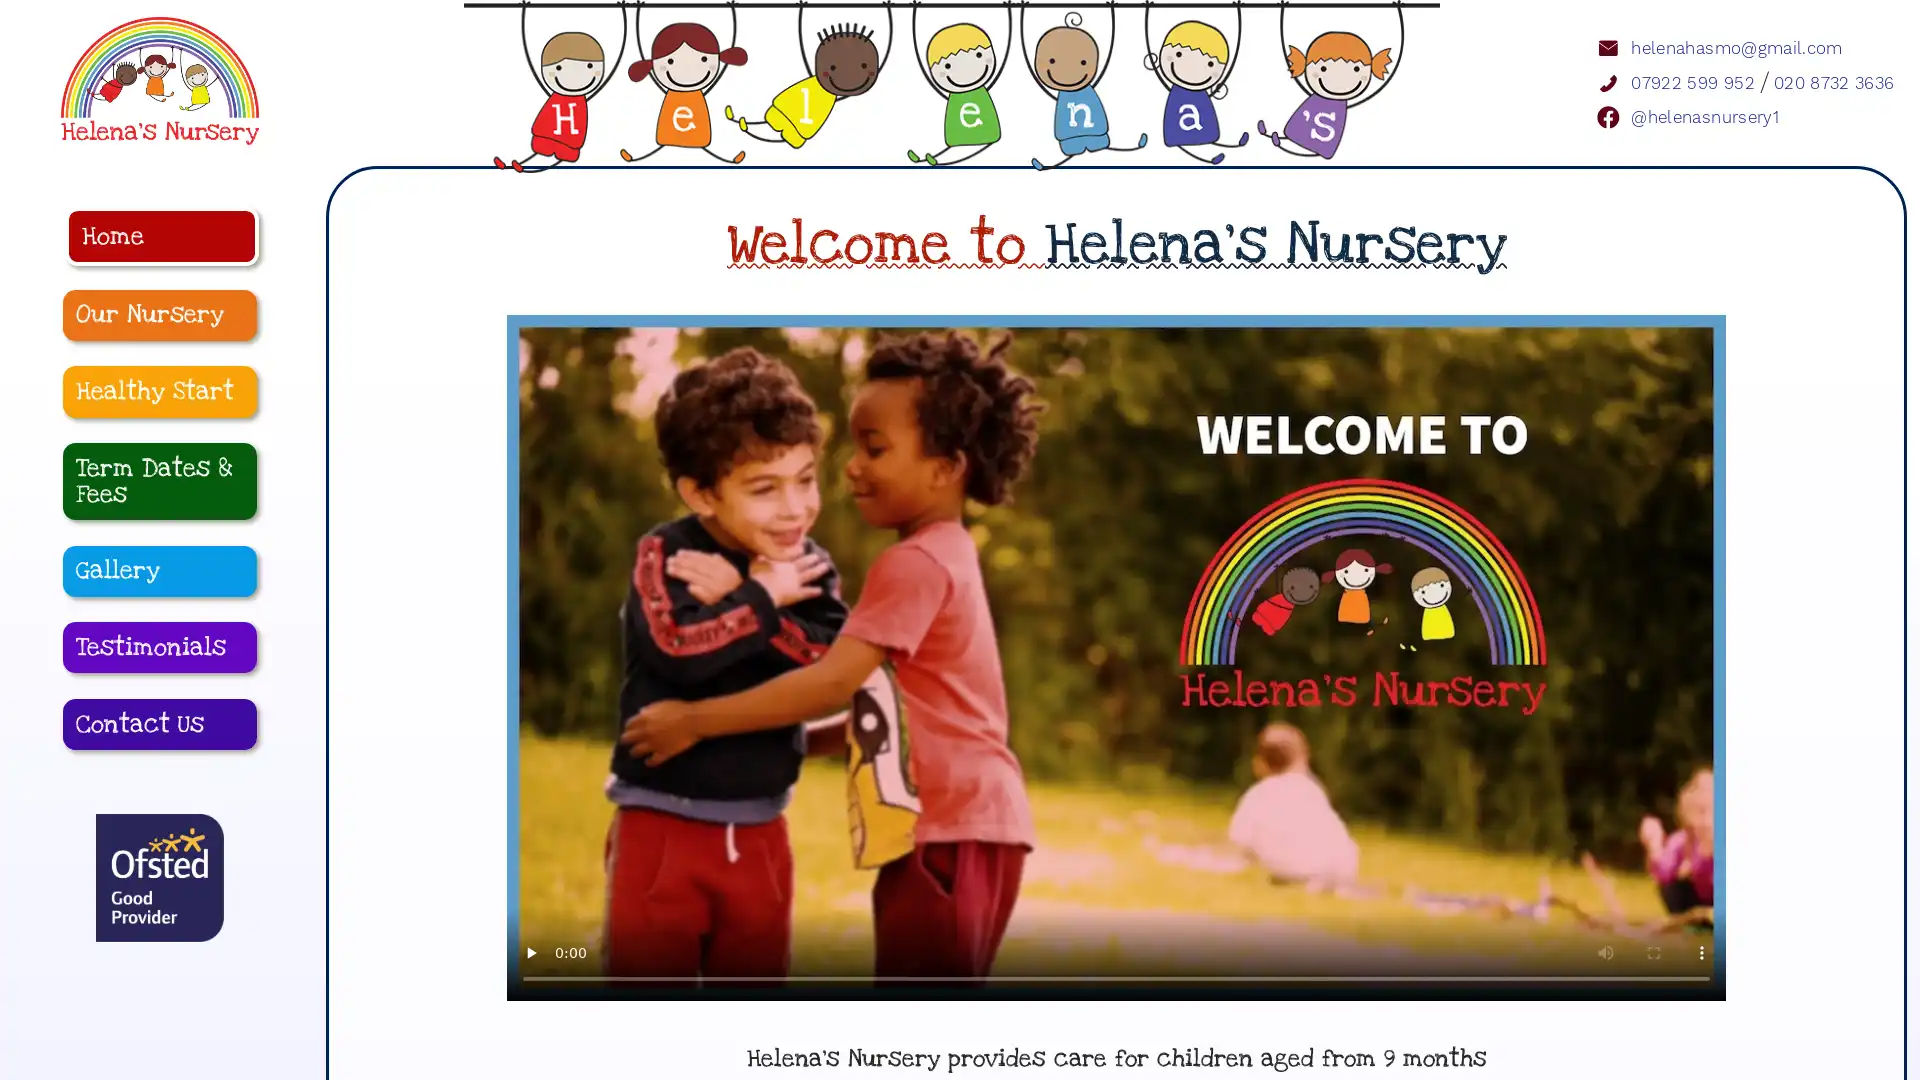 Image resolution: width=1920 pixels, height=1080 pixels. I want to click on mute, so click(1606, 985).